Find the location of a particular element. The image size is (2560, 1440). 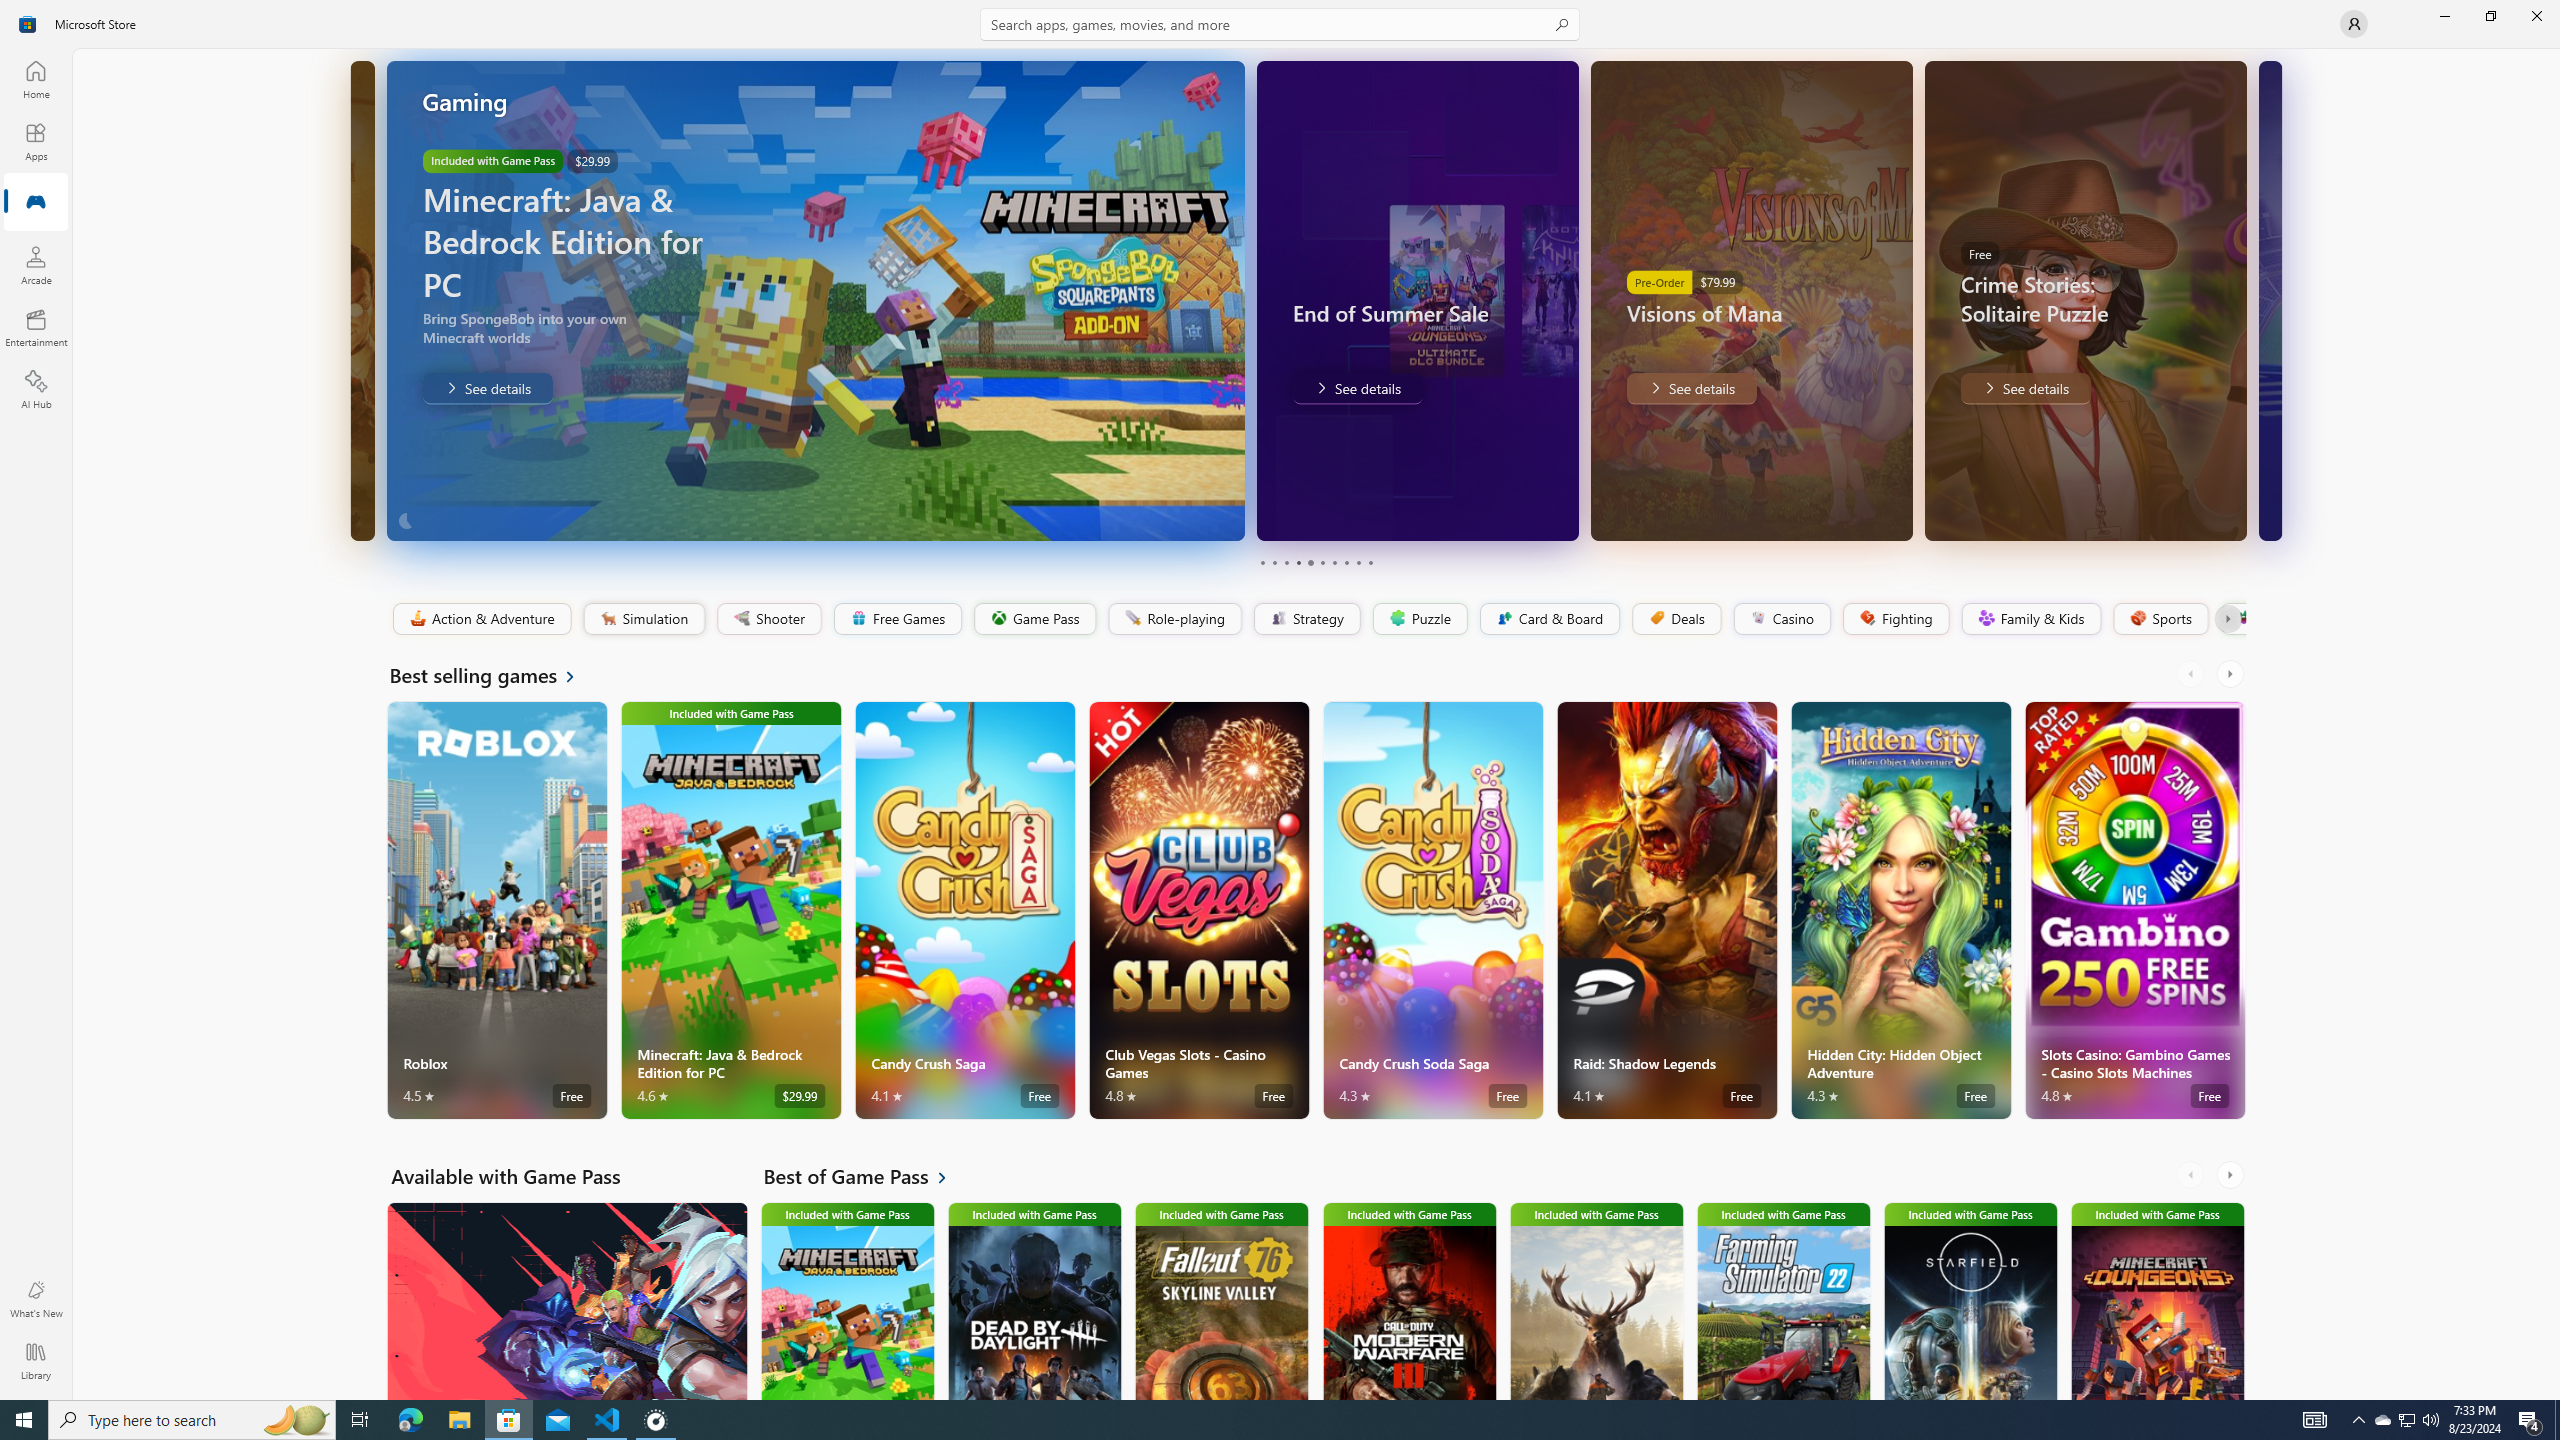

'AI Hub' is located at coordinates (34, 388).